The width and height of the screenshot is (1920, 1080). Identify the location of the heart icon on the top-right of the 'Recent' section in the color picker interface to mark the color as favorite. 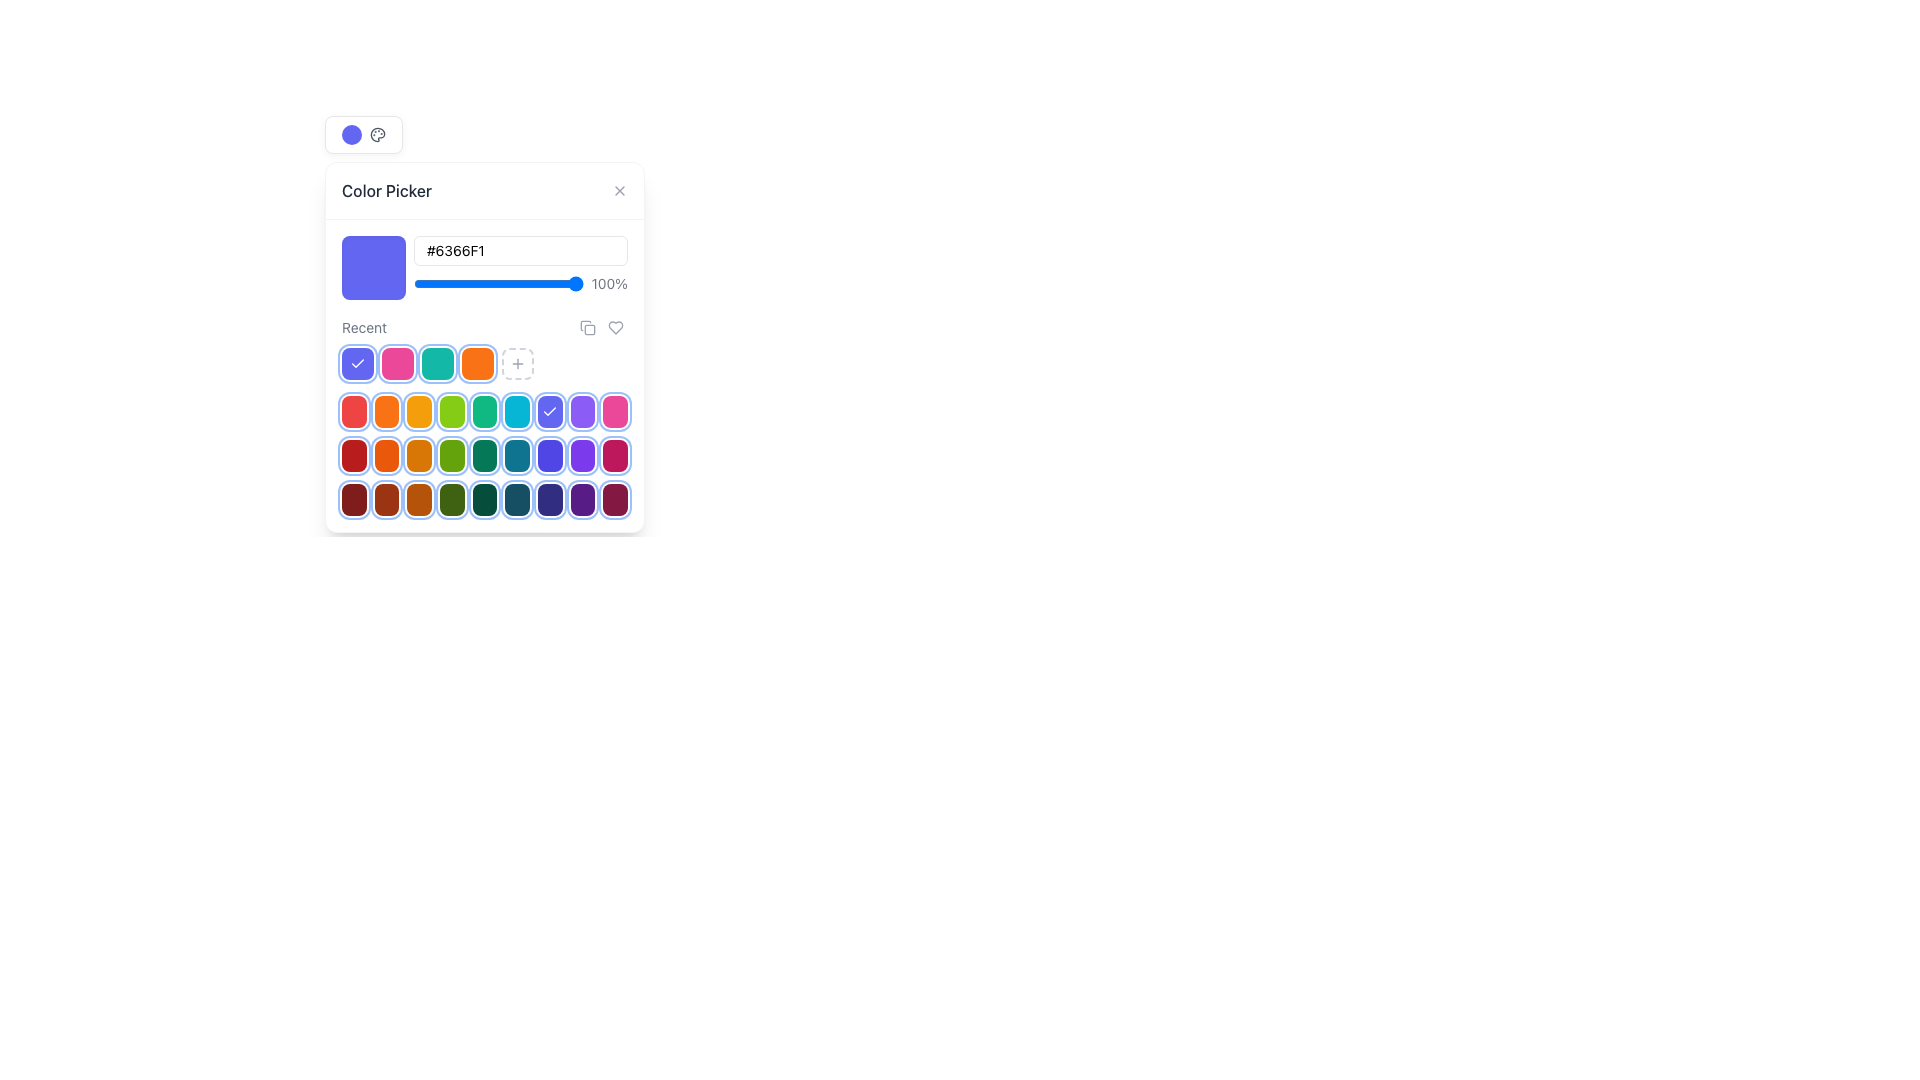
(600, 326).